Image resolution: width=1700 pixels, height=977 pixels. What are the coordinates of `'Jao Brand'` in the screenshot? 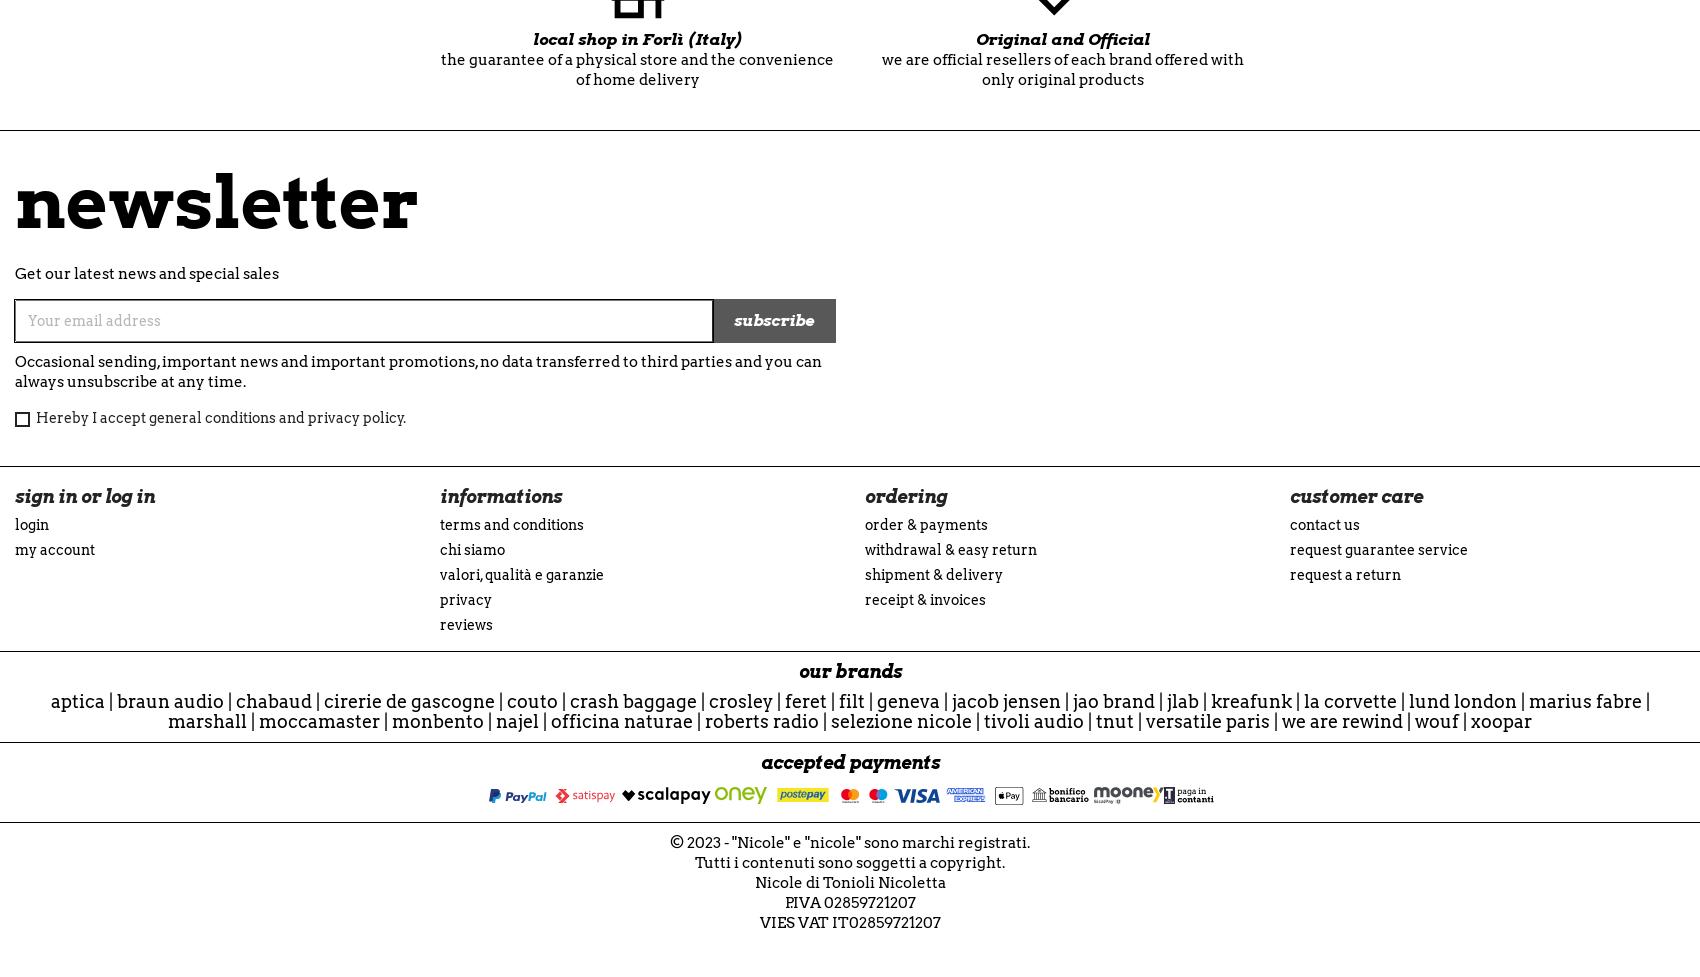 It's located at (1072, 701).